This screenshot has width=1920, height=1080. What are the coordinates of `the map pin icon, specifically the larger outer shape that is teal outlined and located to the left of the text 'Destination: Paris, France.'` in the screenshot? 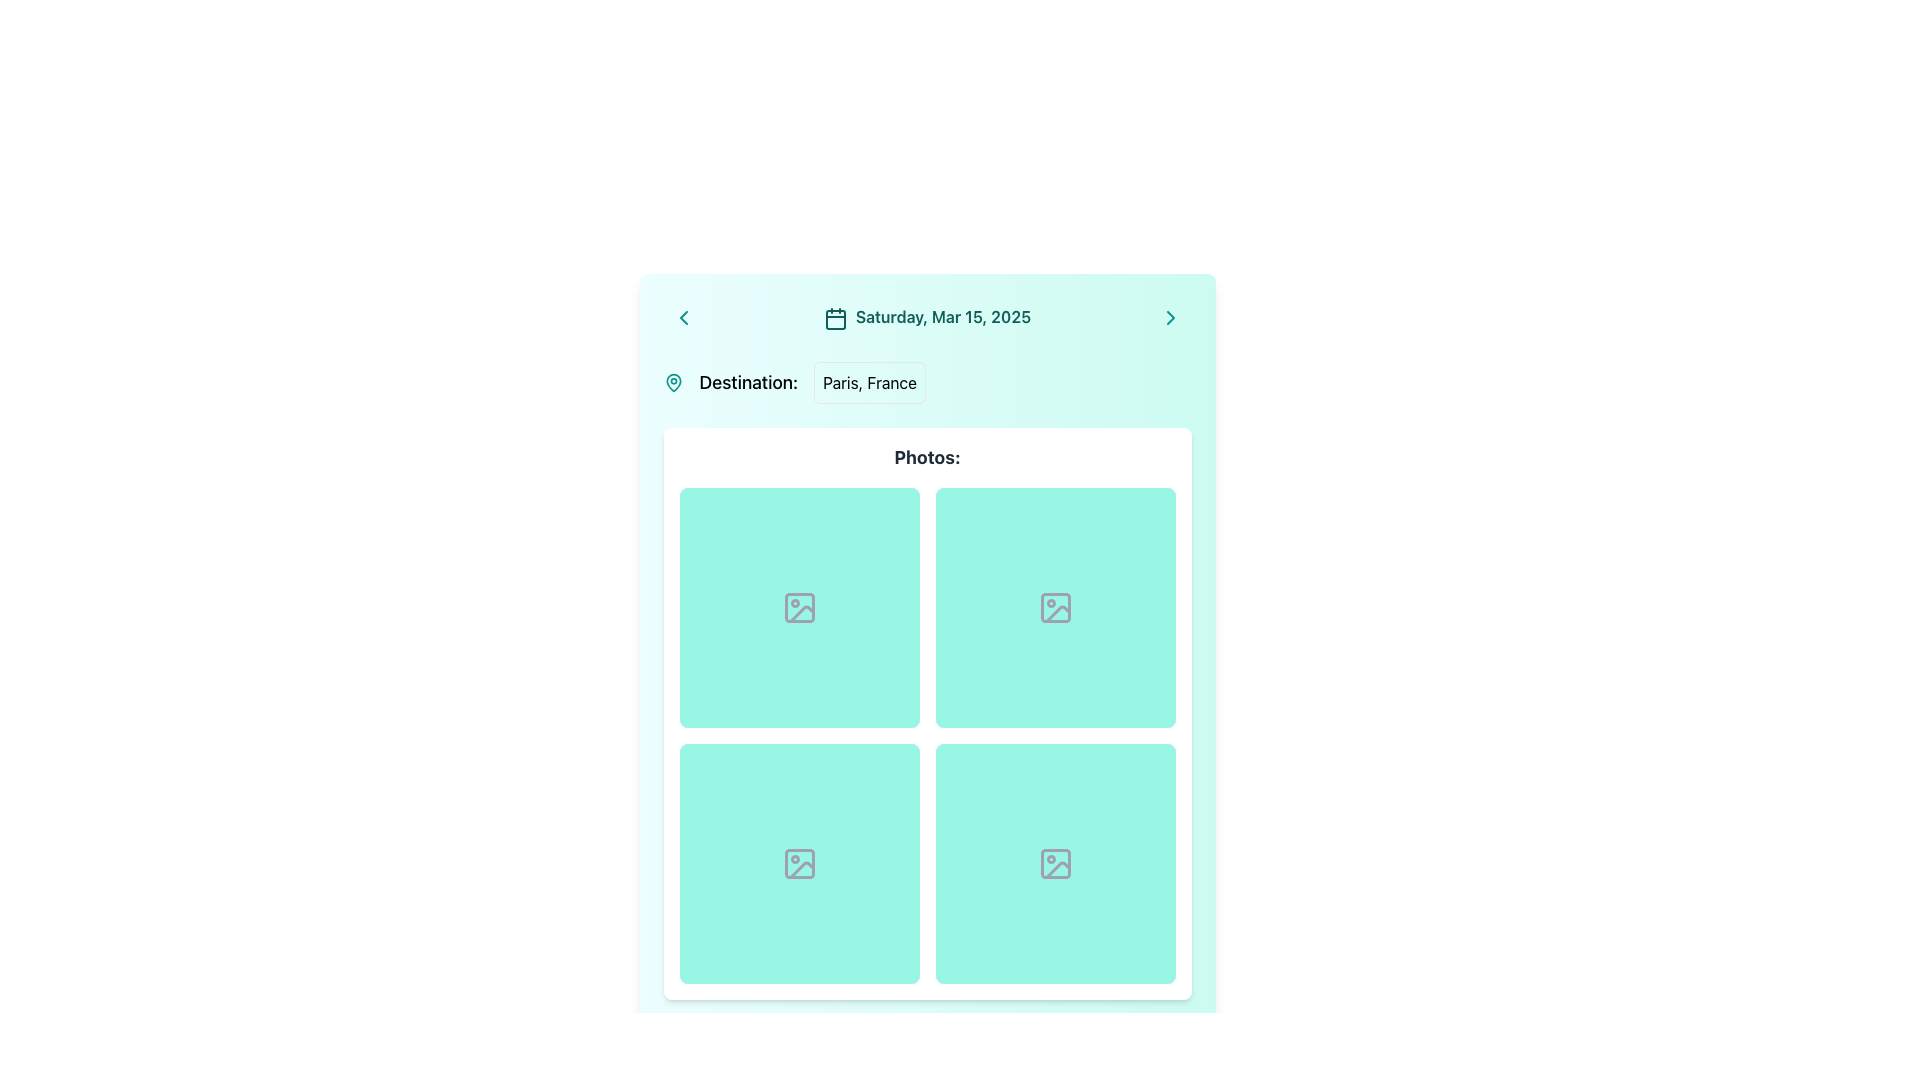 It's located at (673, 382).